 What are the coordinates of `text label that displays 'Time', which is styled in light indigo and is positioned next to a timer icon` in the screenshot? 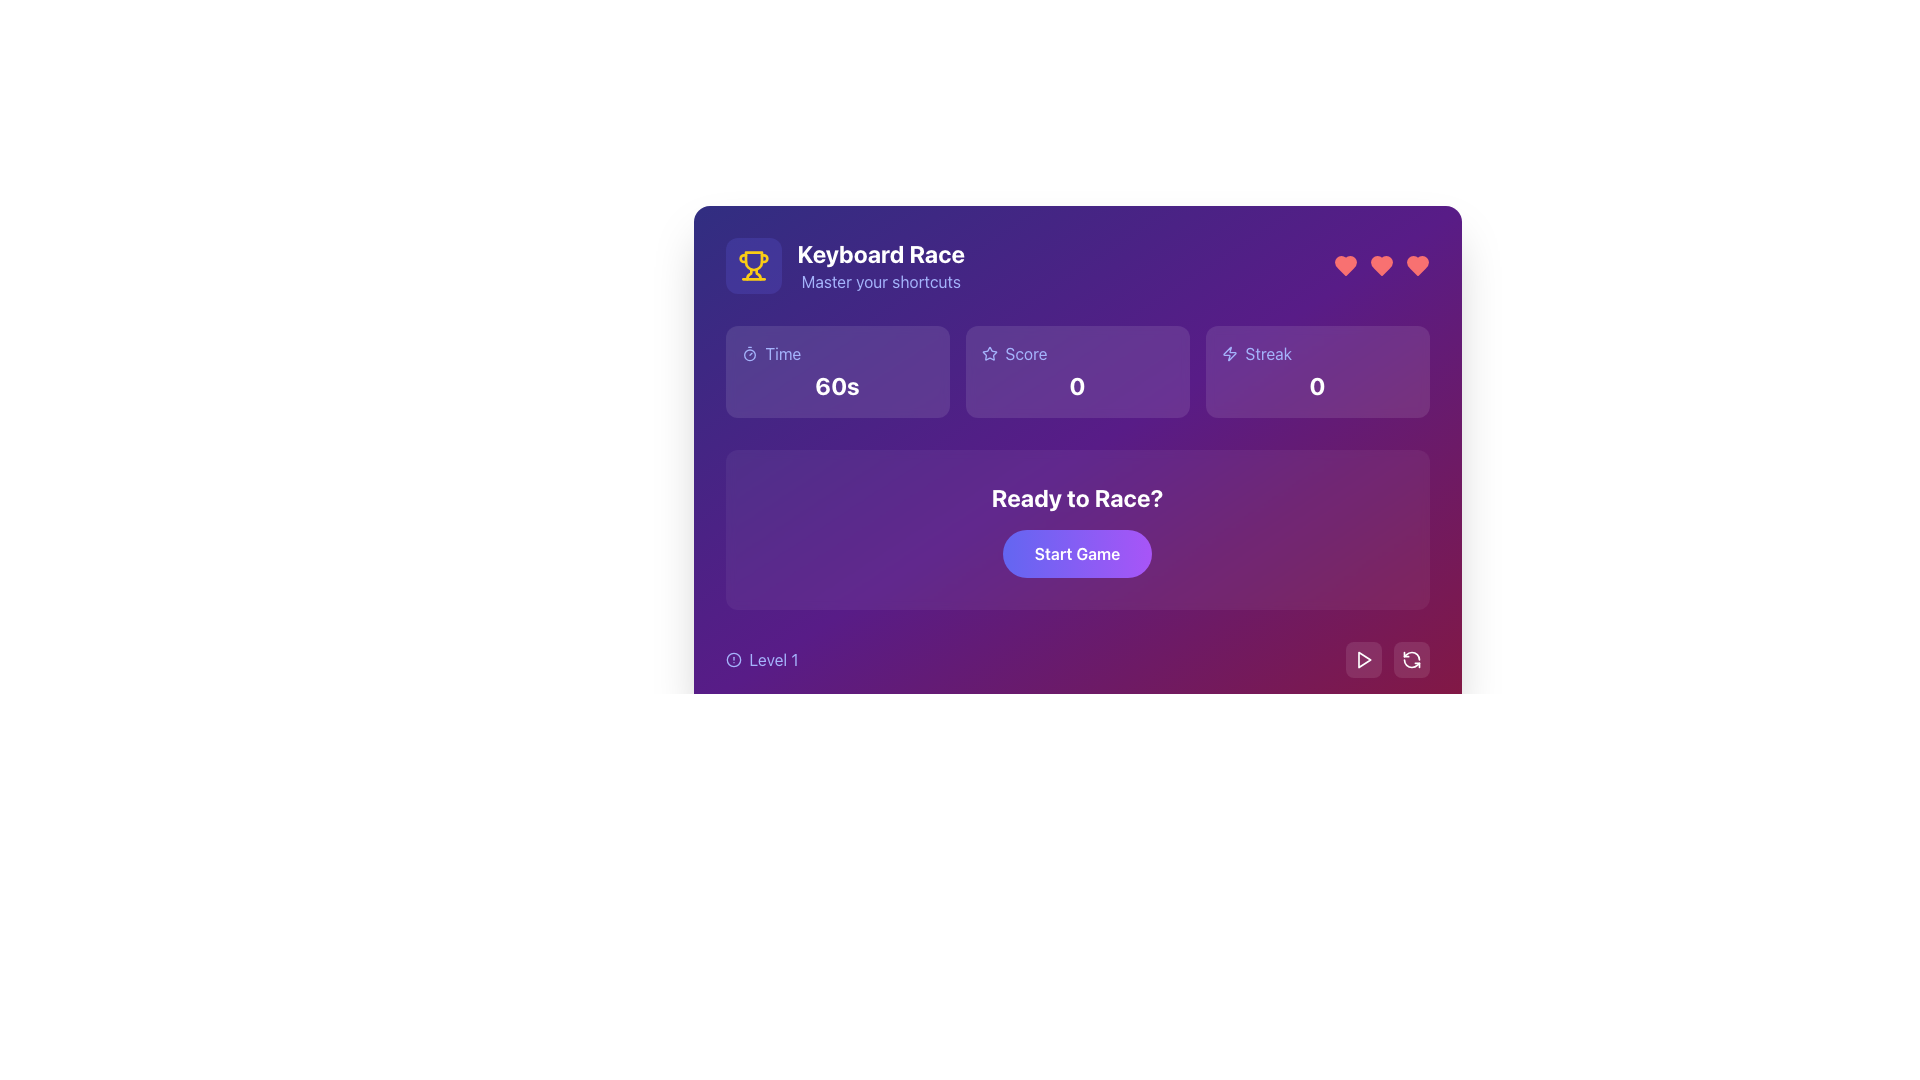 It's located at (782, 353).